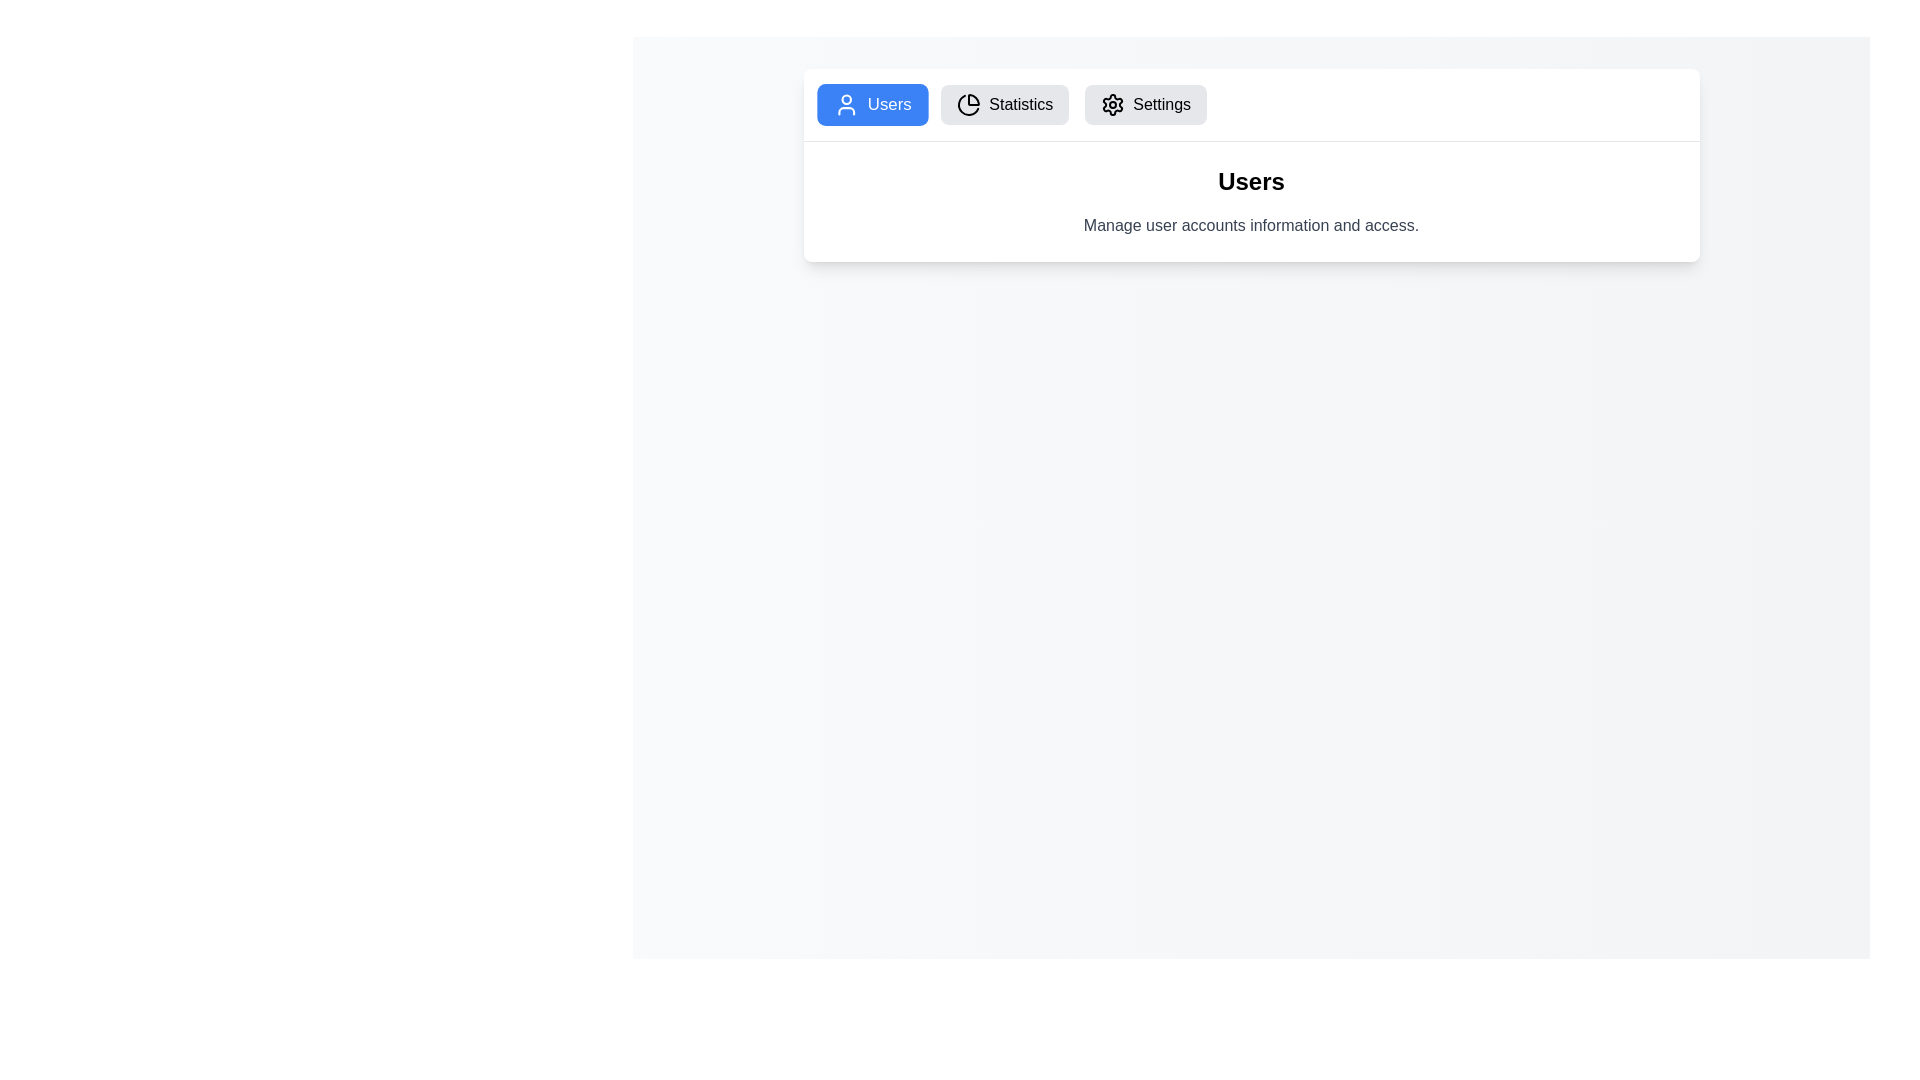  What do you see at coordinates (872, 104) in the screenshot?
I see `the 'Users' navigation button located at the top left corner of the row of navigation buttons` at bounding box center [872, 104].